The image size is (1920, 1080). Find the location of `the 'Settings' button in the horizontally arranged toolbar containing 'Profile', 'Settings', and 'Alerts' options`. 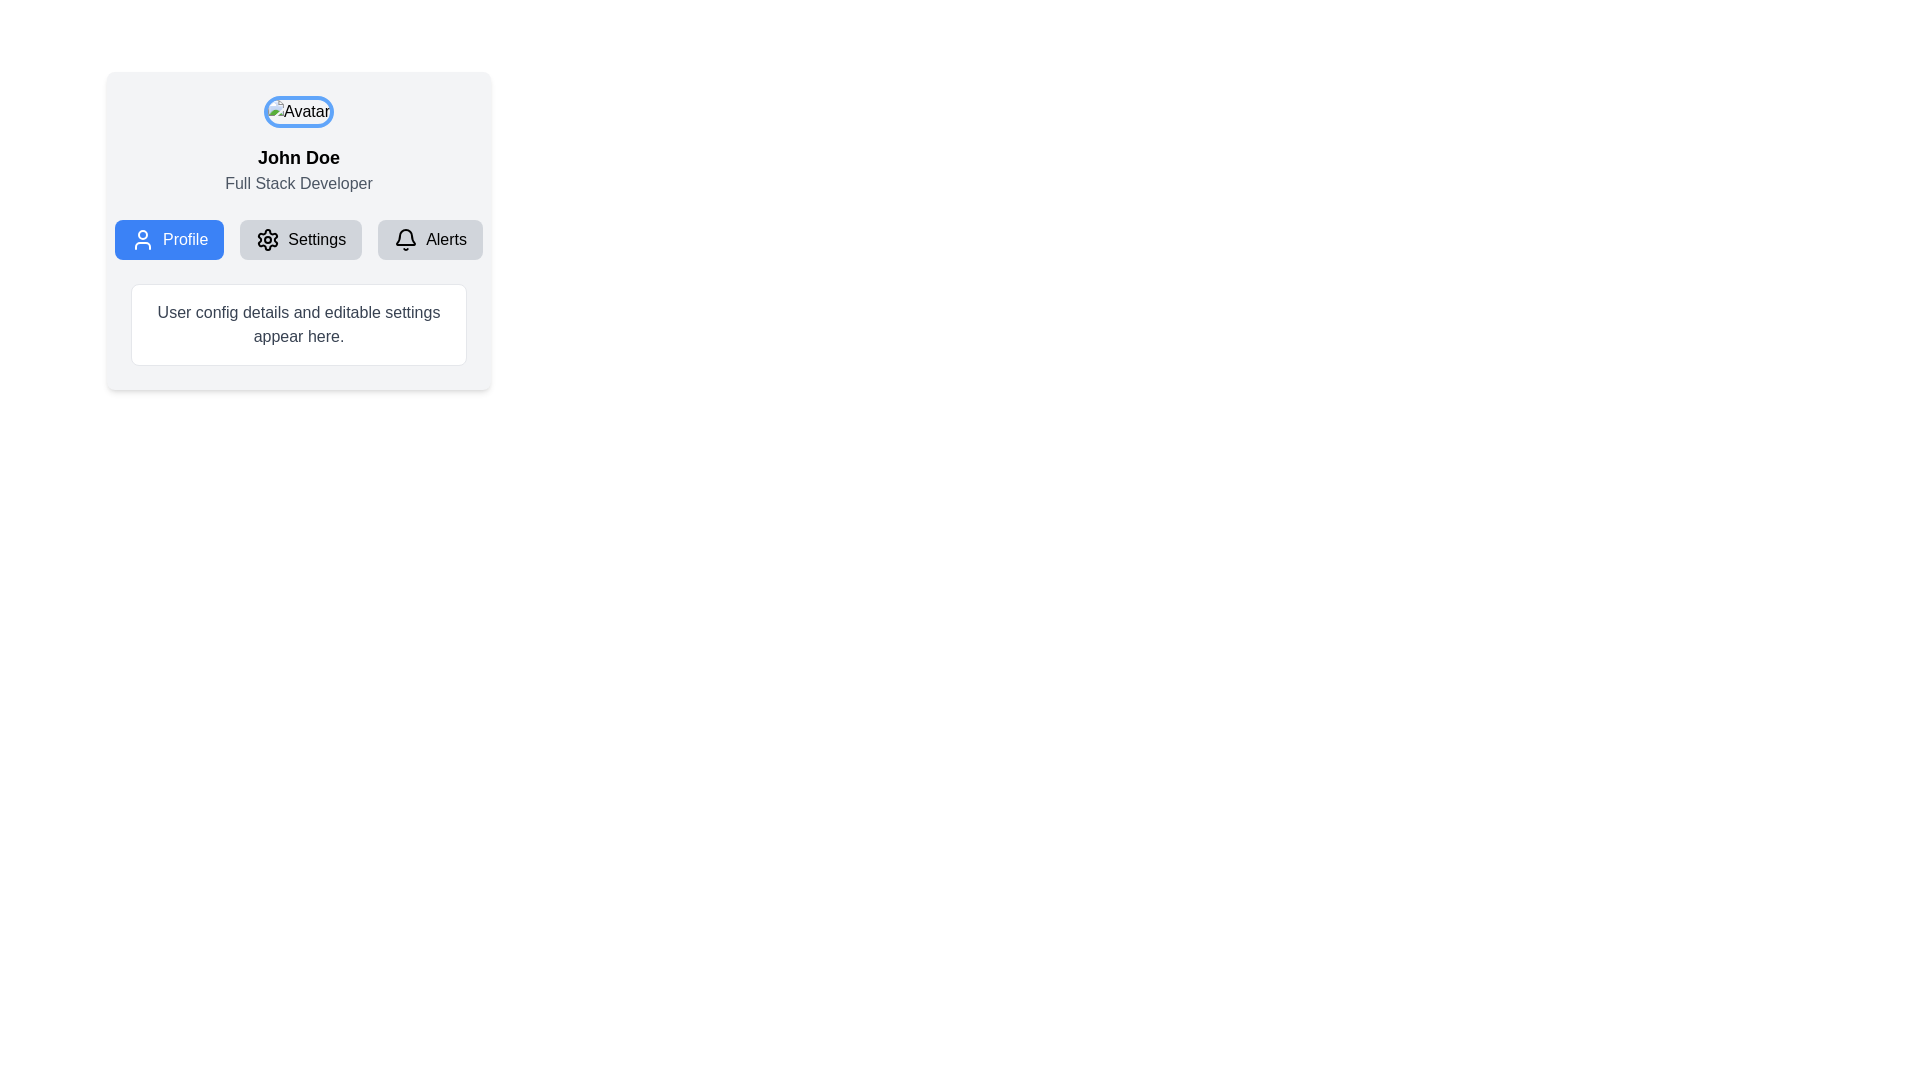

the 'Settings' button in the horizontally arranged toolbar containing 'Profile', 'Settings', and 'Alerts' options is located at coordinates (297, 238).